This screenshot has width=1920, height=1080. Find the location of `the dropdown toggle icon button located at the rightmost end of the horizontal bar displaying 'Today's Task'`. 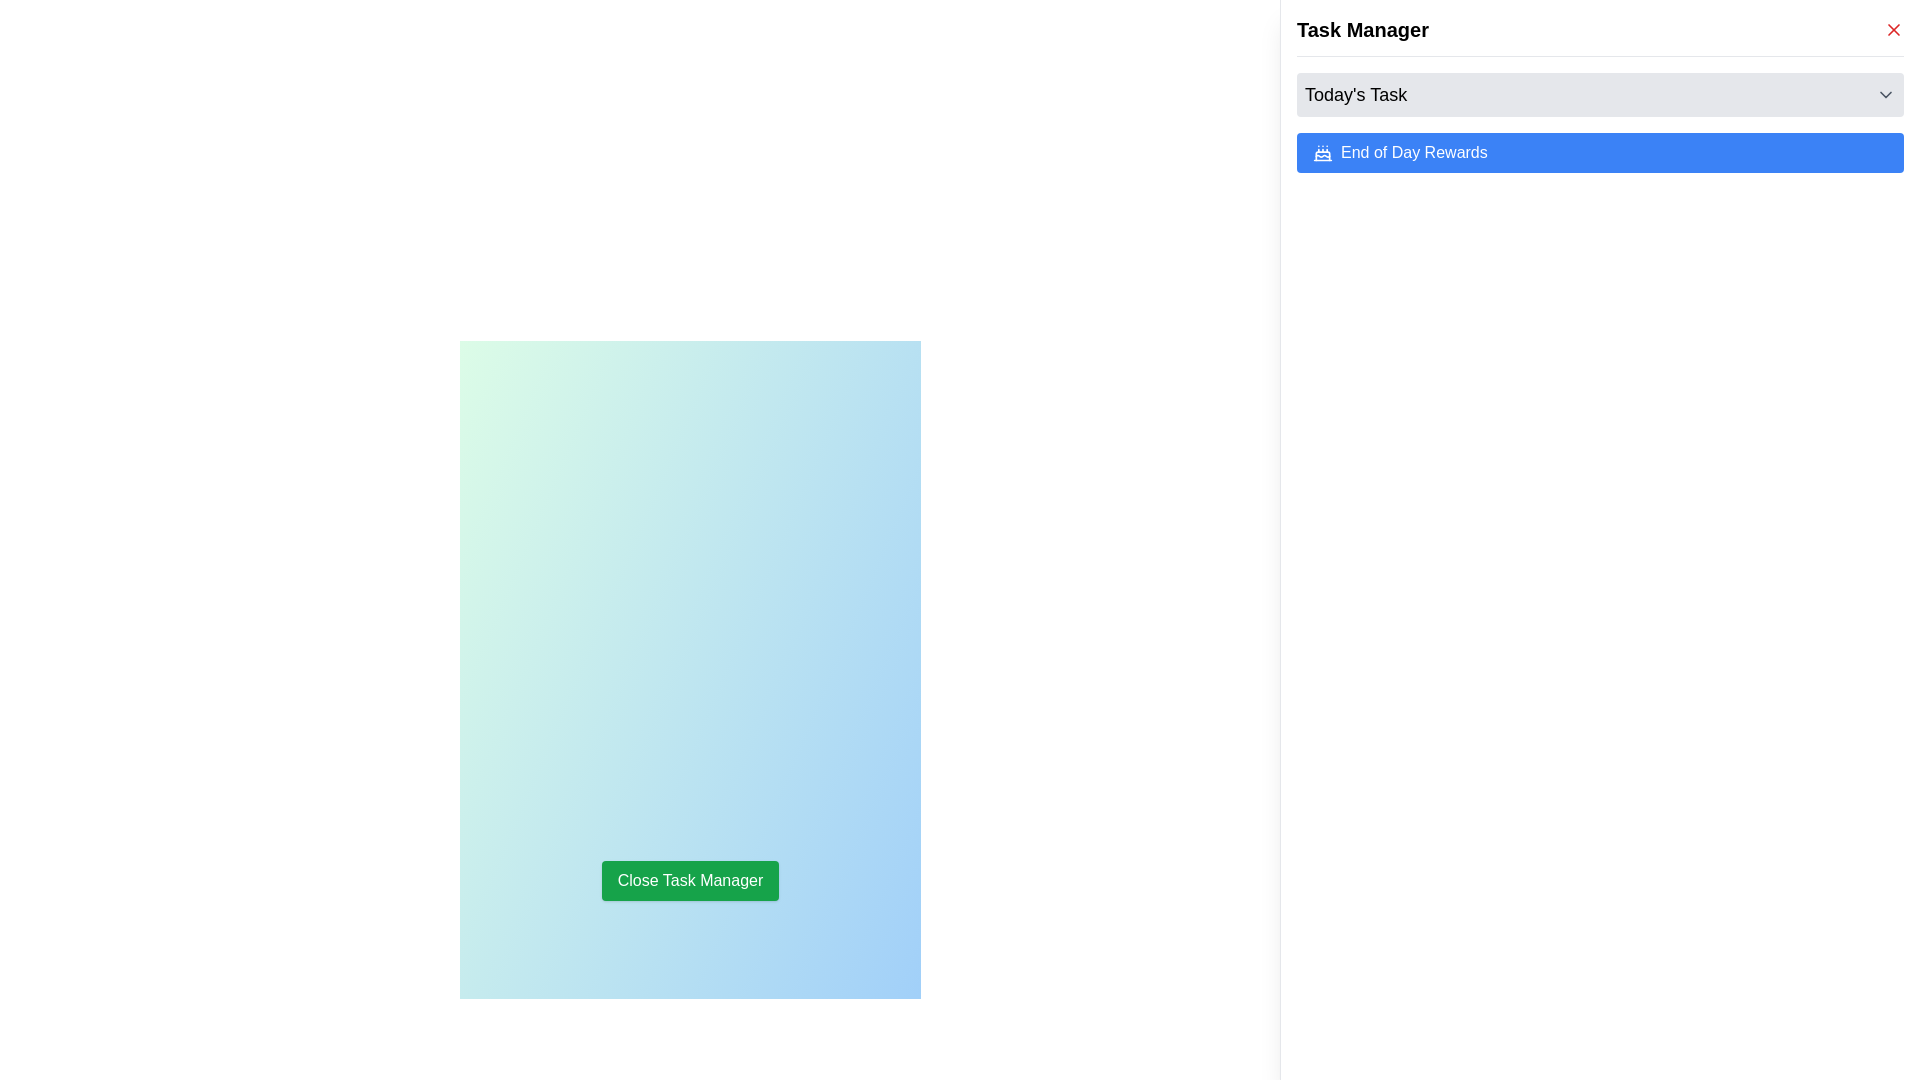

the dropdown toggle icon button located at the rightmost end of the horizontal bar displaying 'Today's Task' is located at coordinates (1885, 95).